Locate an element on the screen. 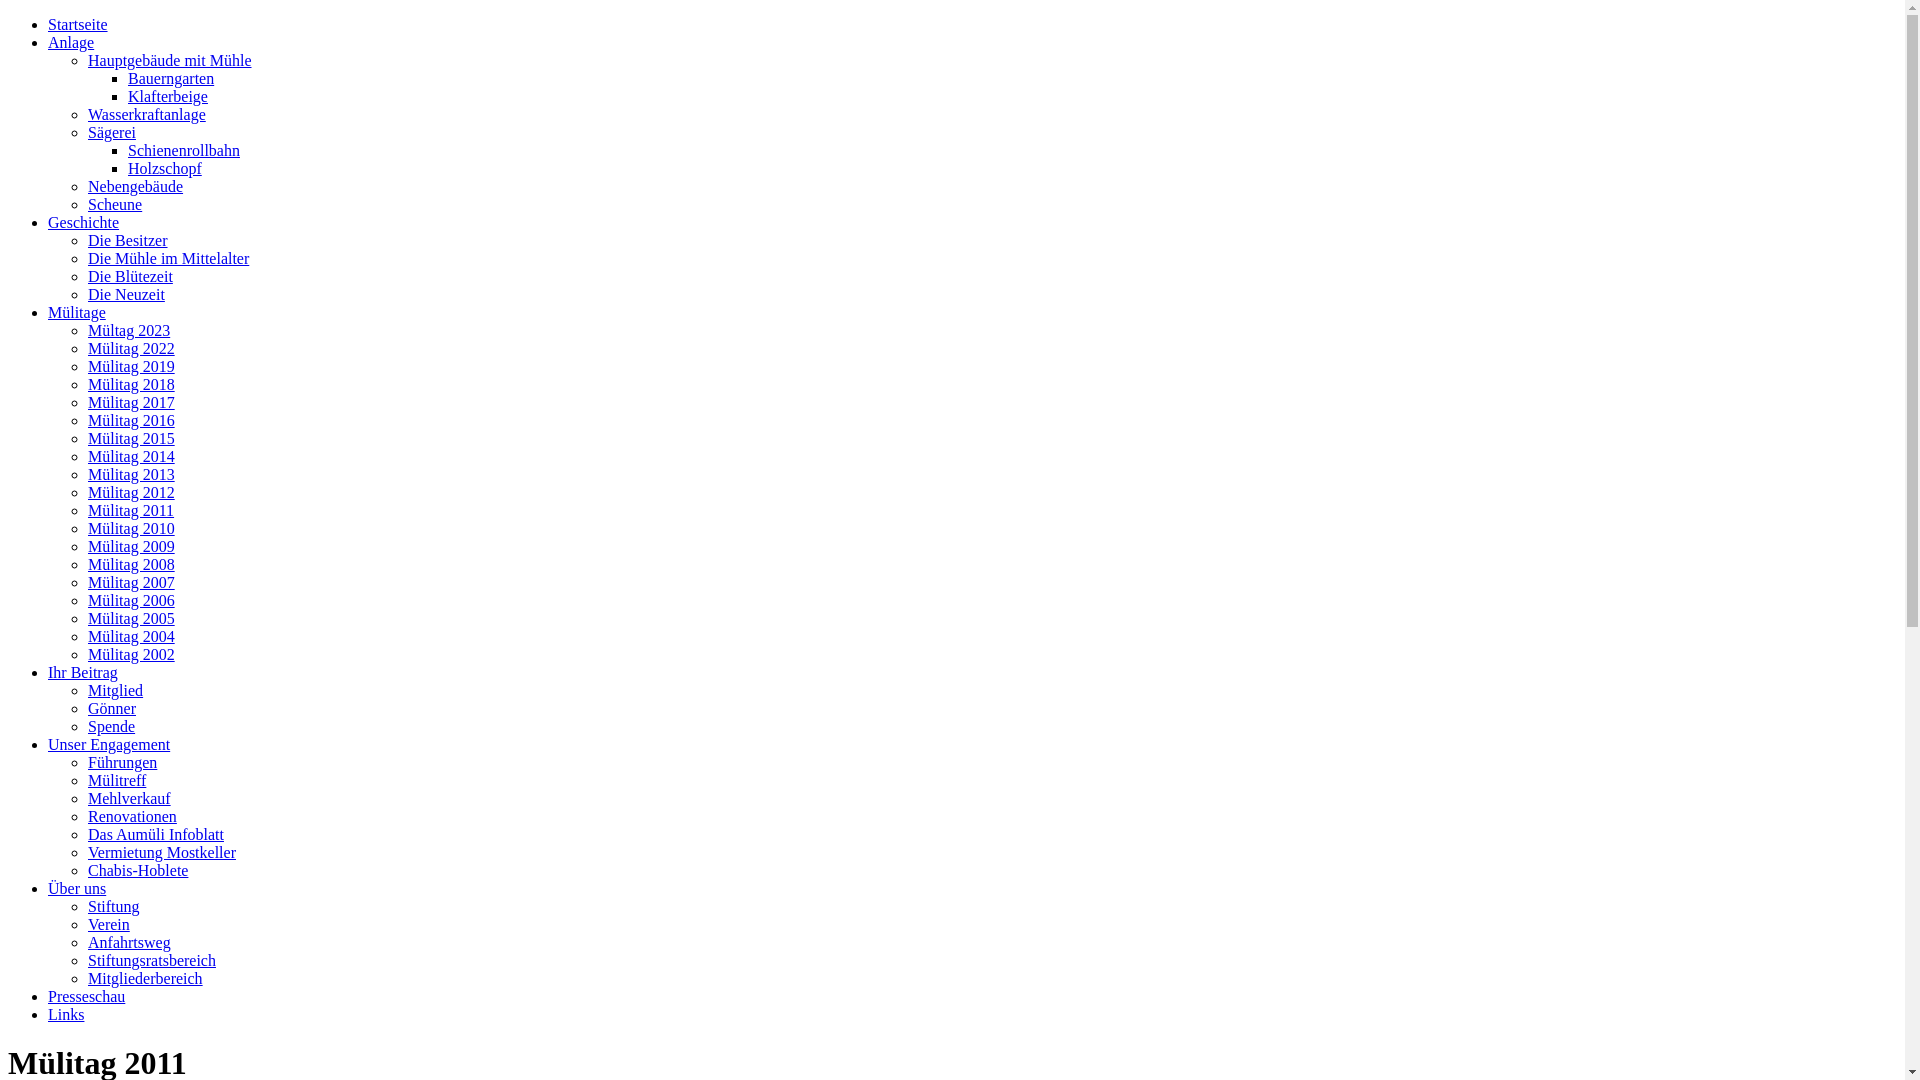  'Verein' is located at coordinates (86, 924).